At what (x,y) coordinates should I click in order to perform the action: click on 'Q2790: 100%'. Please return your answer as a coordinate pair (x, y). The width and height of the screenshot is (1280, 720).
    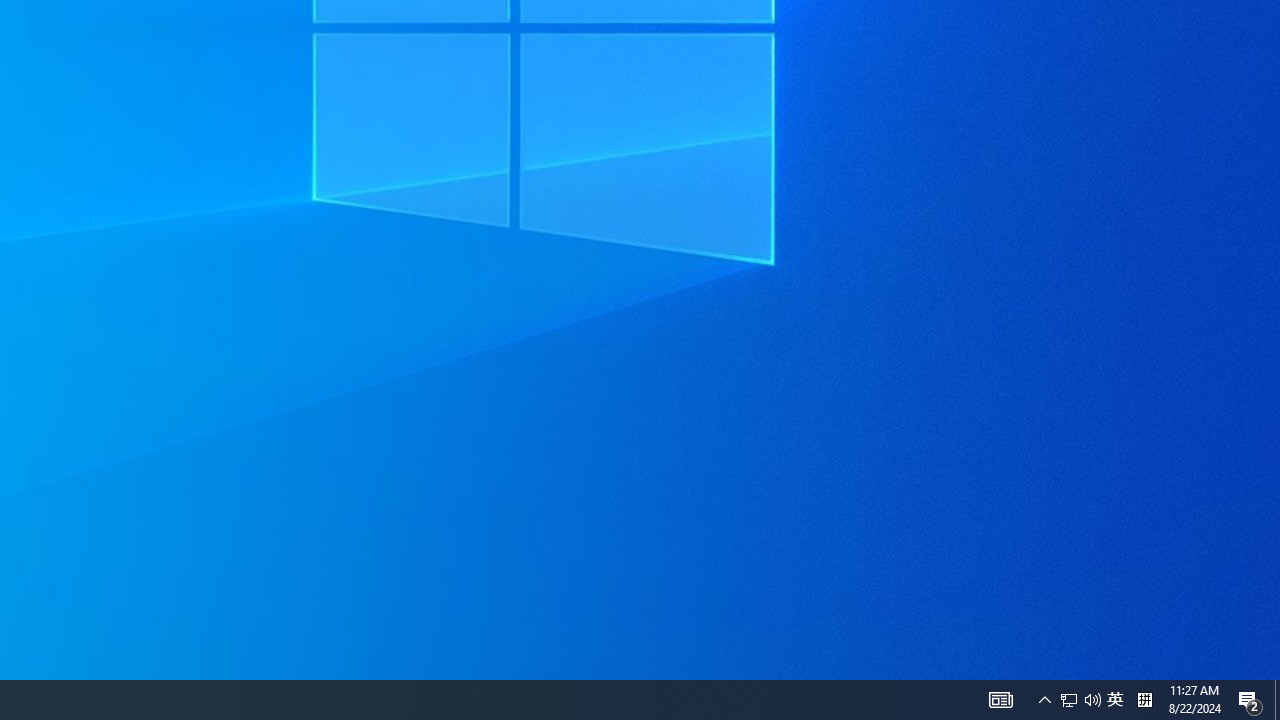
    Looking at the image, I should click on (1092, 698).